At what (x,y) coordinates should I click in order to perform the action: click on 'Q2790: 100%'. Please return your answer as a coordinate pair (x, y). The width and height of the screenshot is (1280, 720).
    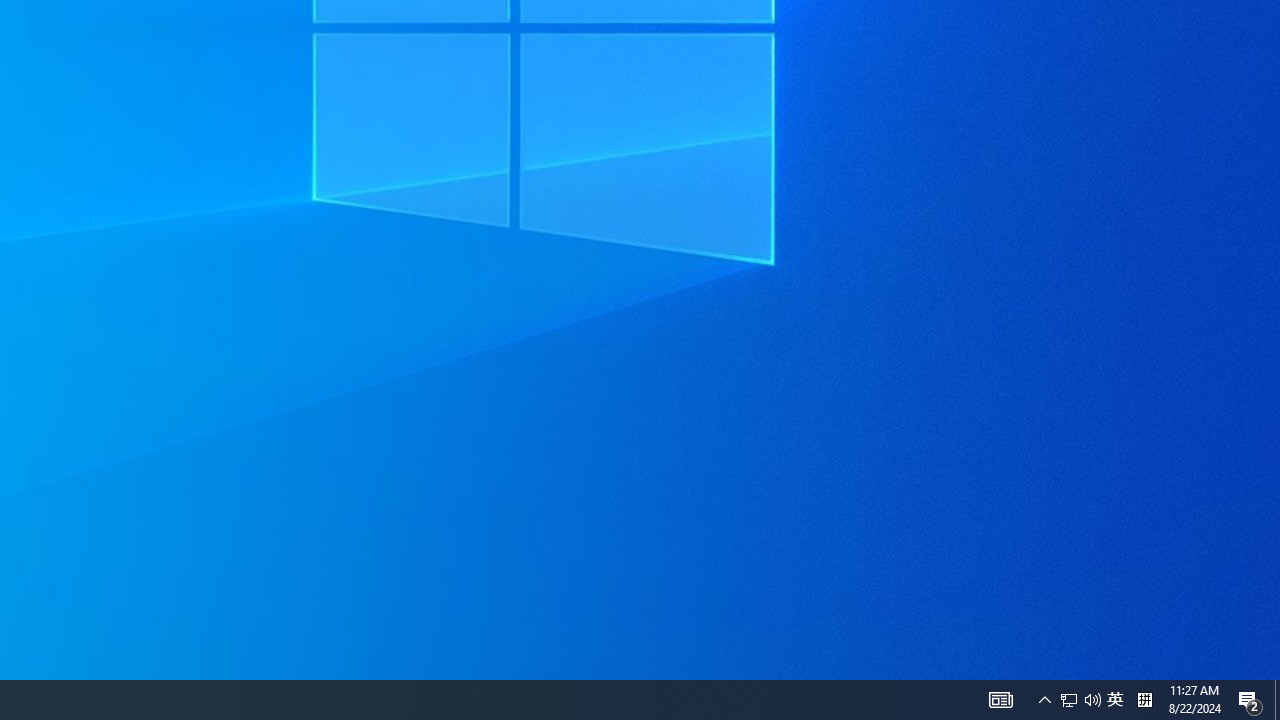
    Looking at the image, I should click on (1092, 698).